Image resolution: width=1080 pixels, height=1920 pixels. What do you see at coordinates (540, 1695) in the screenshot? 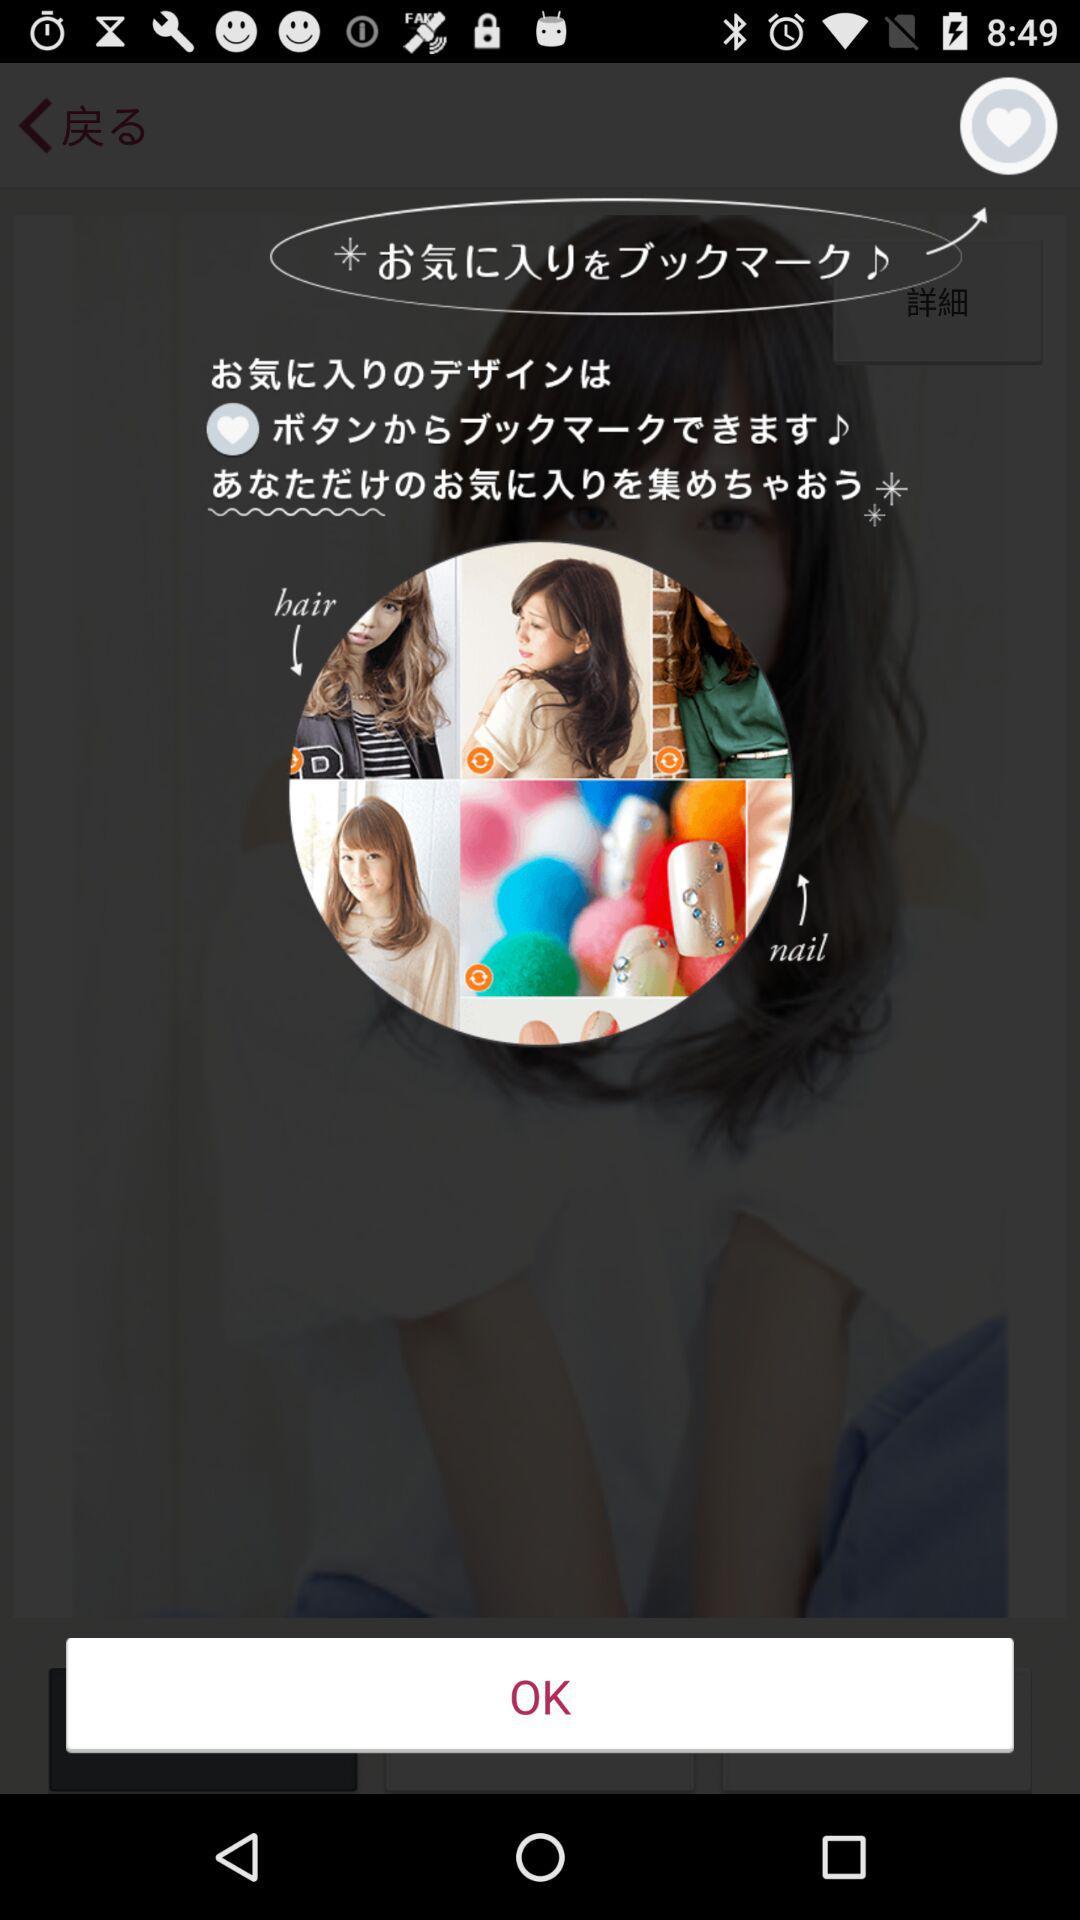
I see `the ok button` at bounding box center [540, 1695].